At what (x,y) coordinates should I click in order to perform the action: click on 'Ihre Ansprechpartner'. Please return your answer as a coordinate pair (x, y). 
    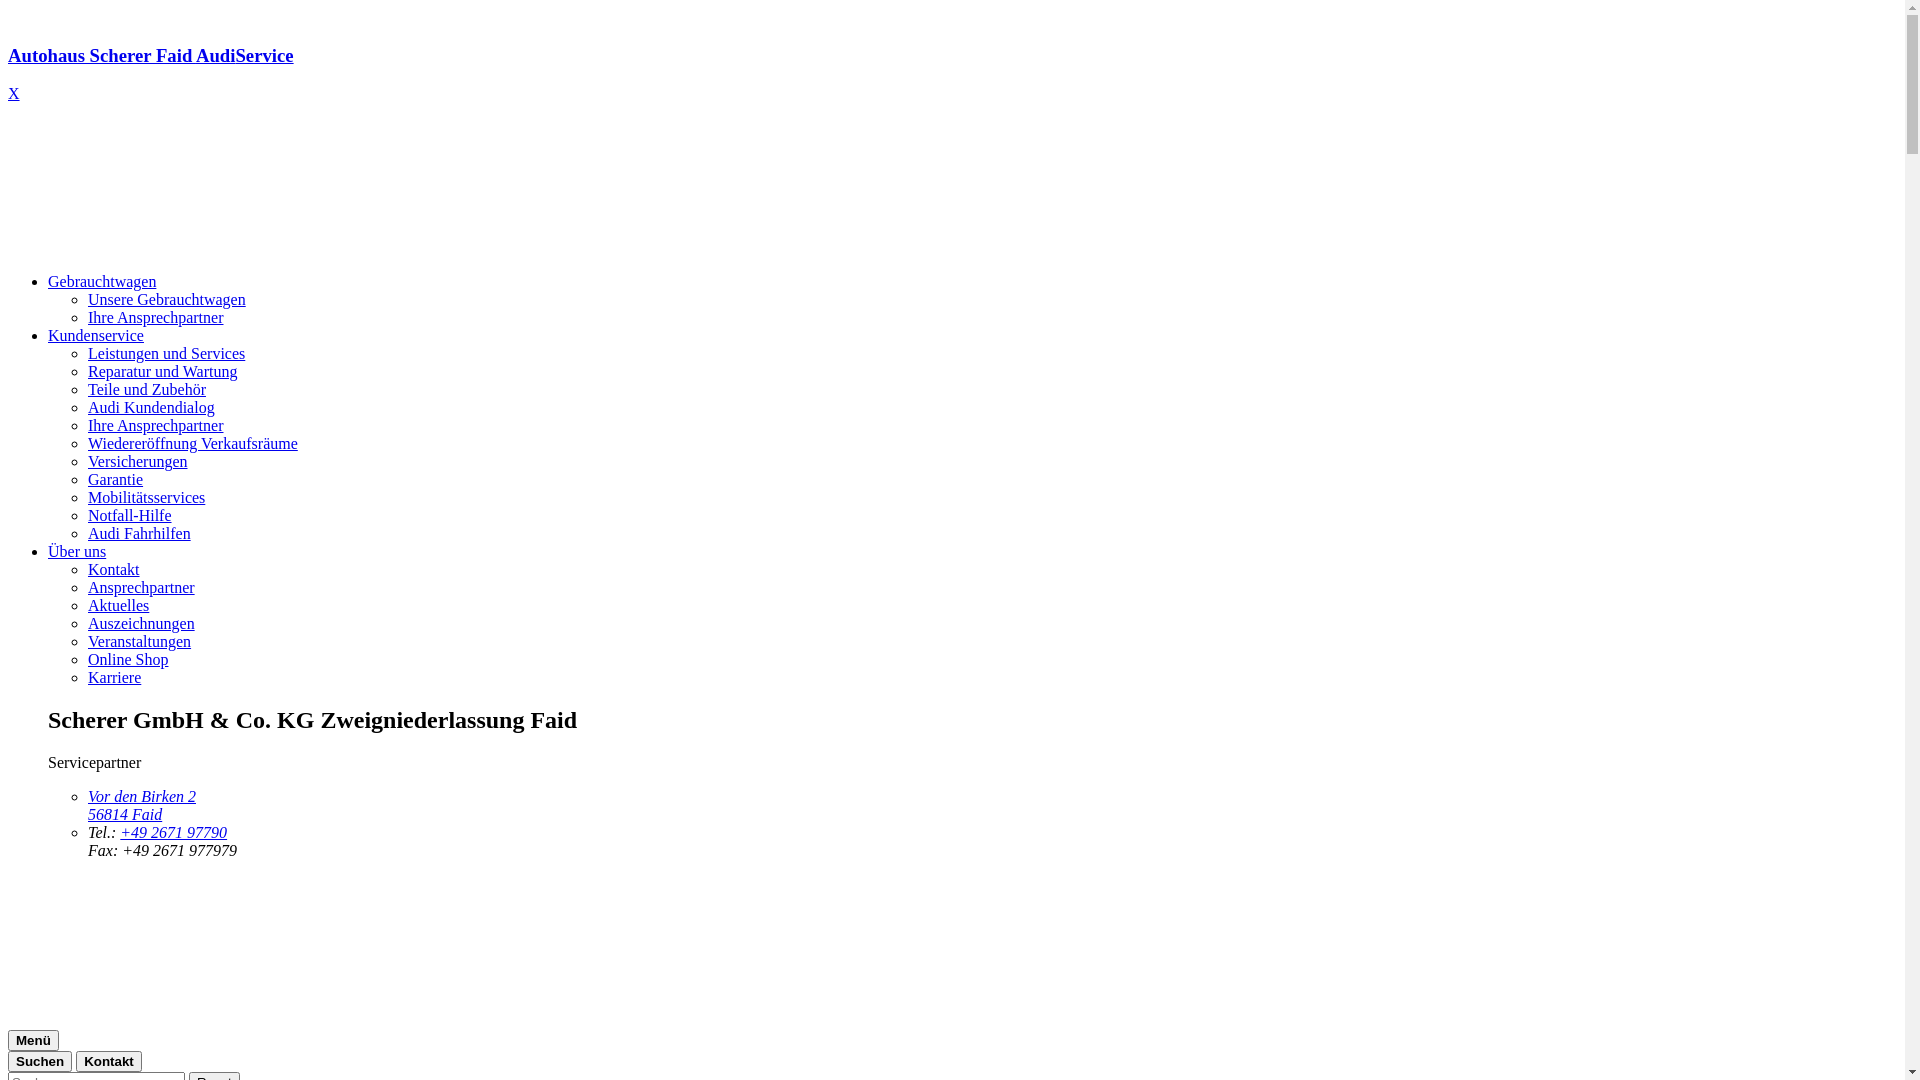
    Looking at the image, I should click on (155, 424).